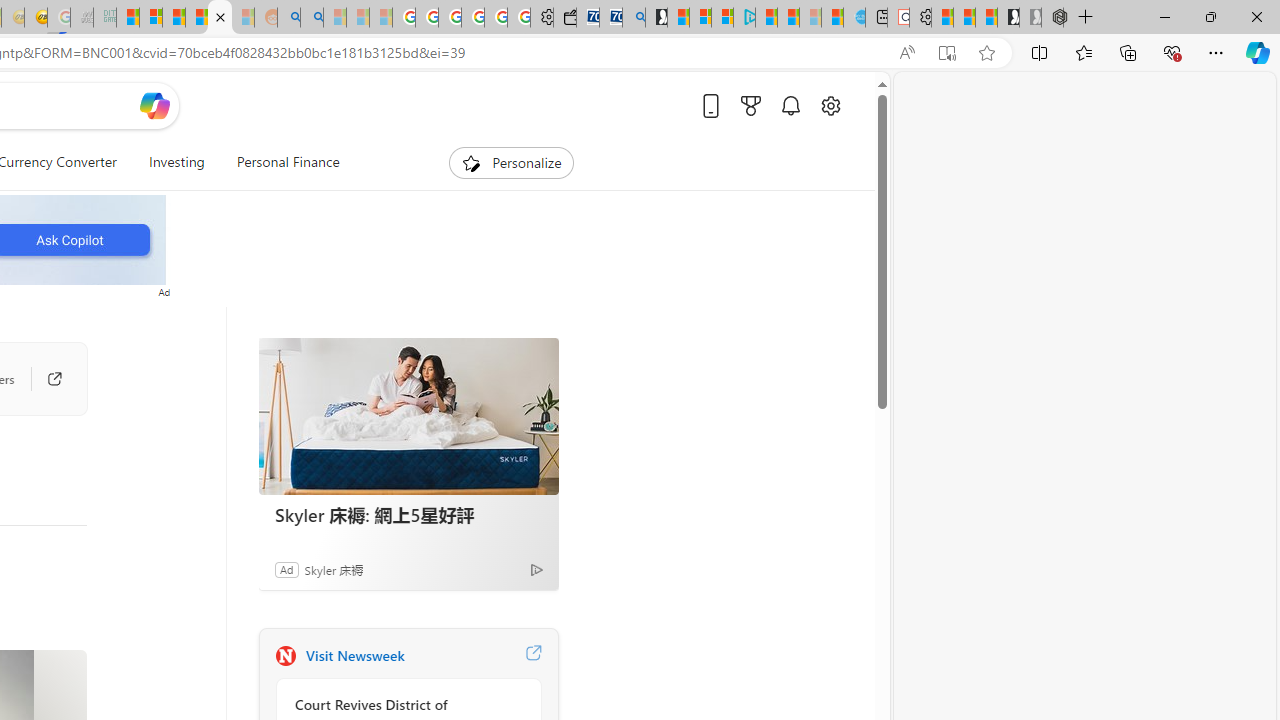 This screenshot has height=720, width=1280. What do you see at coordinates (536, 569) in the screenshot?
I see `'Ad Choice'` at bounding box center [536, 569].